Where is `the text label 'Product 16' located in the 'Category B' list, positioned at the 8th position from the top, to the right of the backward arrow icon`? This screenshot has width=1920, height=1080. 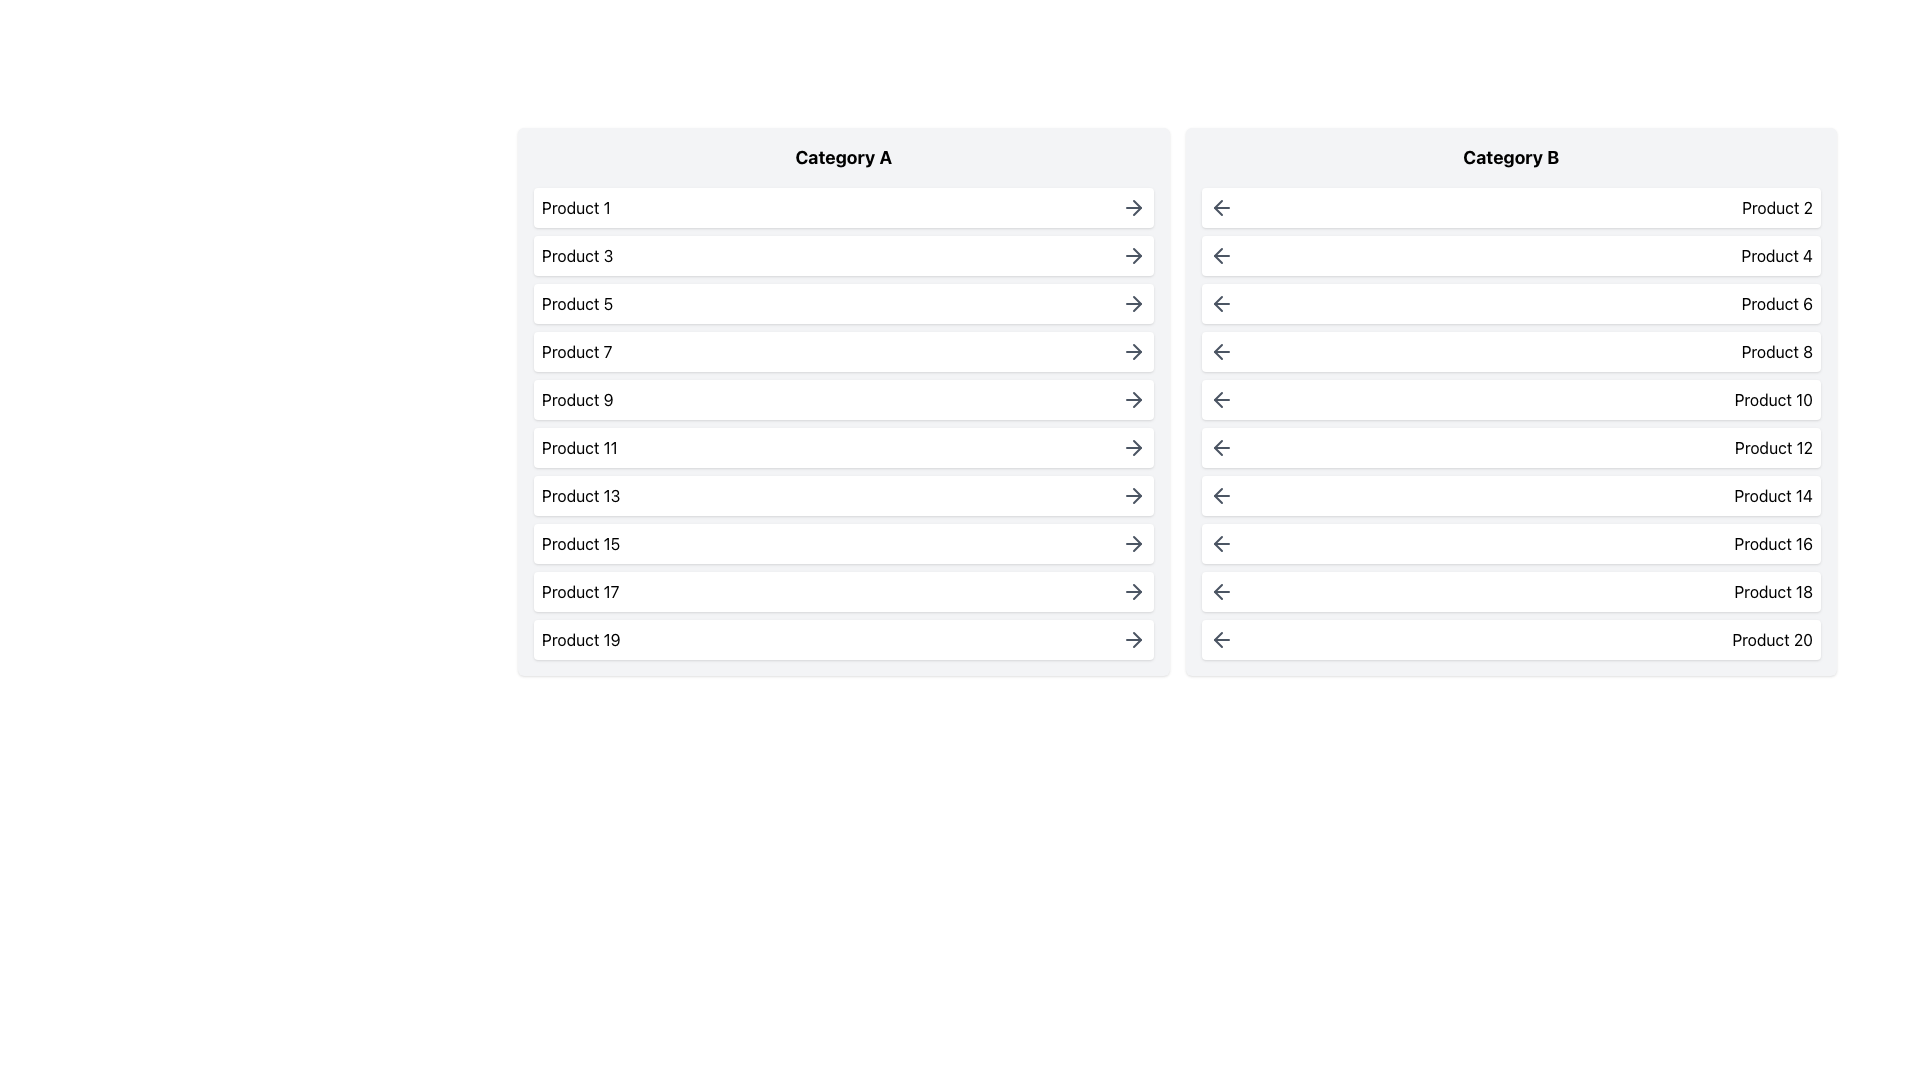
the text label 'Product 16' located in the 'Category B' list, positioned at the 8th position from the top, to the right of the backward arrow icon is located at coordinates (1773, 543).